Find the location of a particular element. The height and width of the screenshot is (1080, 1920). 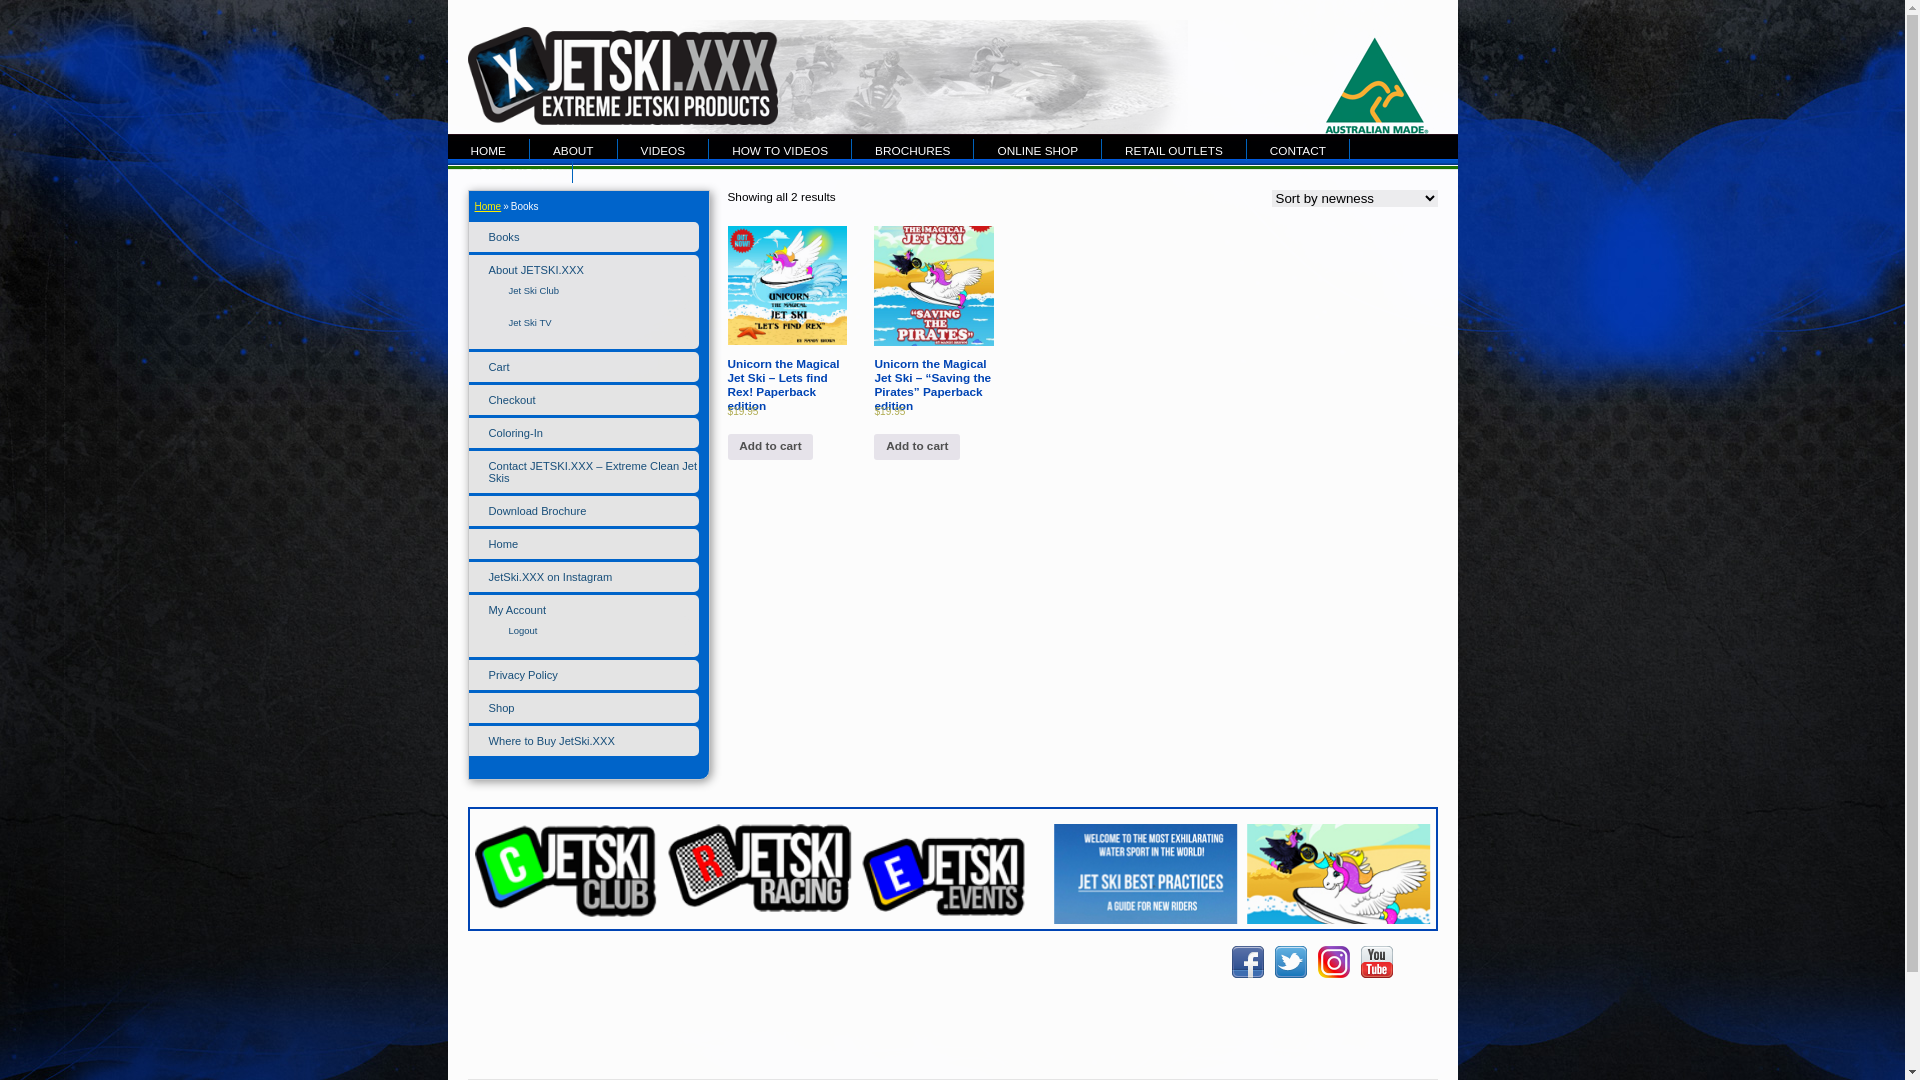

'Checkout' is located at coordinates (511, 400).